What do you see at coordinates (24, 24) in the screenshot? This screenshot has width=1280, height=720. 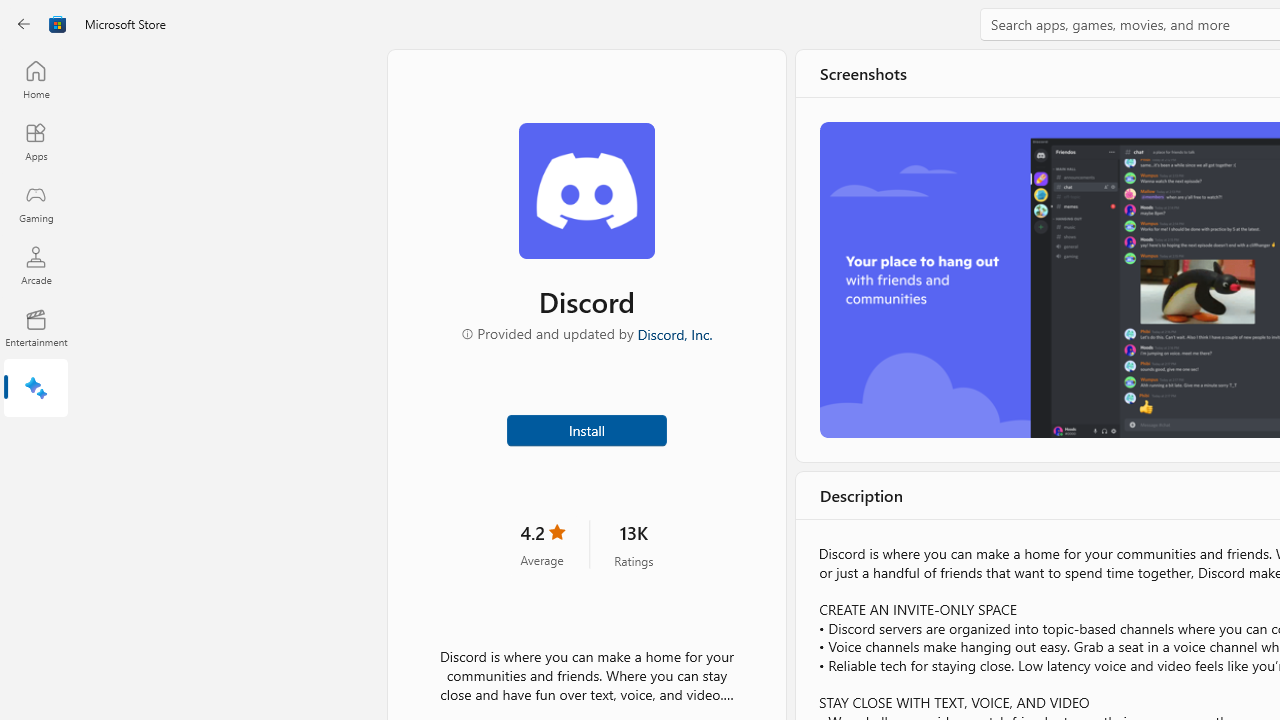 I see `'Back'` at bounding box center [24, 24].